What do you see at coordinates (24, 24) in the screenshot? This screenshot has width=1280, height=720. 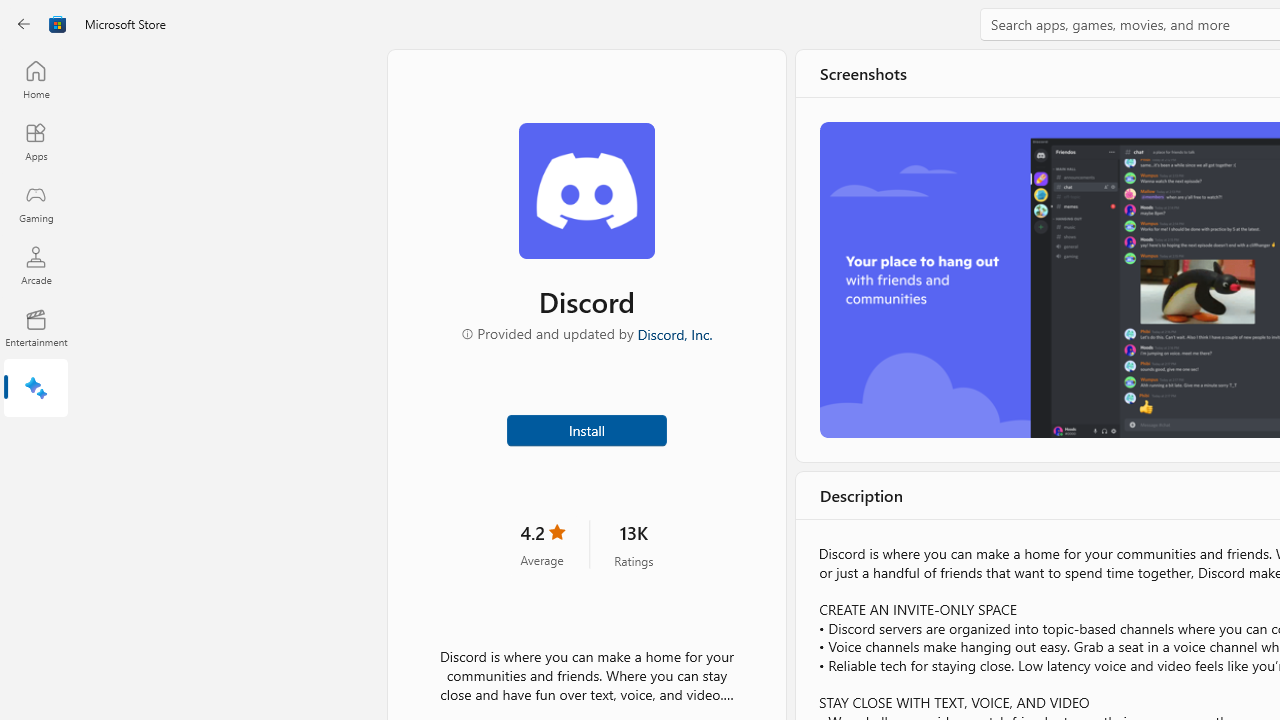 I see `'Back'` at bounding box center [24, 24].